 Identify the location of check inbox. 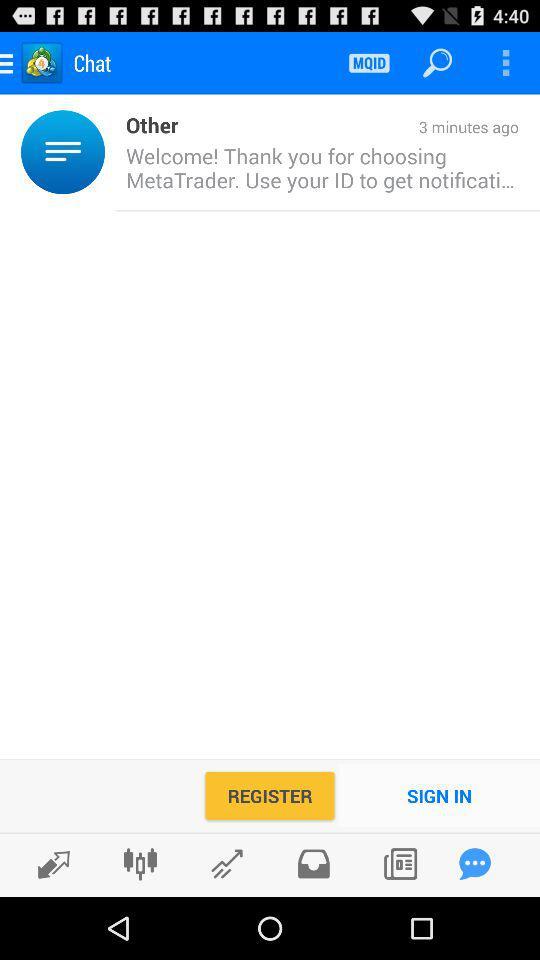
(313, 863).